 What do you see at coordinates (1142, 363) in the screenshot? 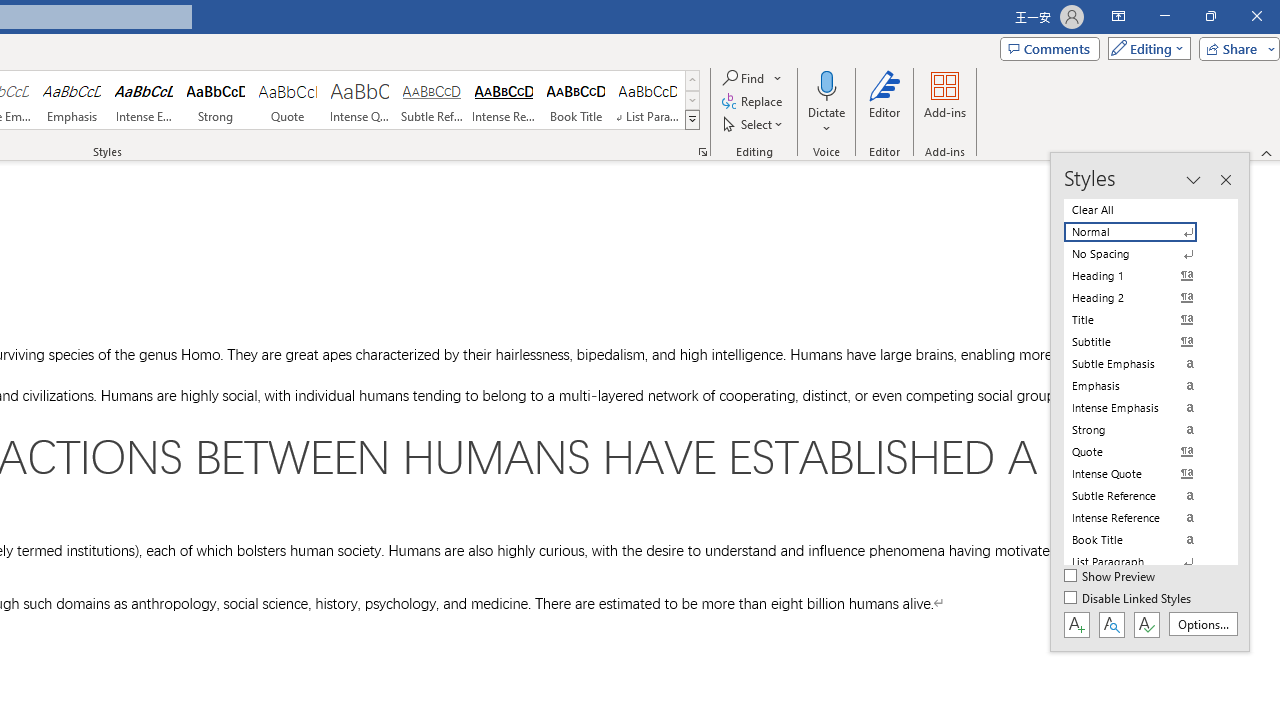
I see `'Subtle Emphasis'` at bounding box center [1142, 363].